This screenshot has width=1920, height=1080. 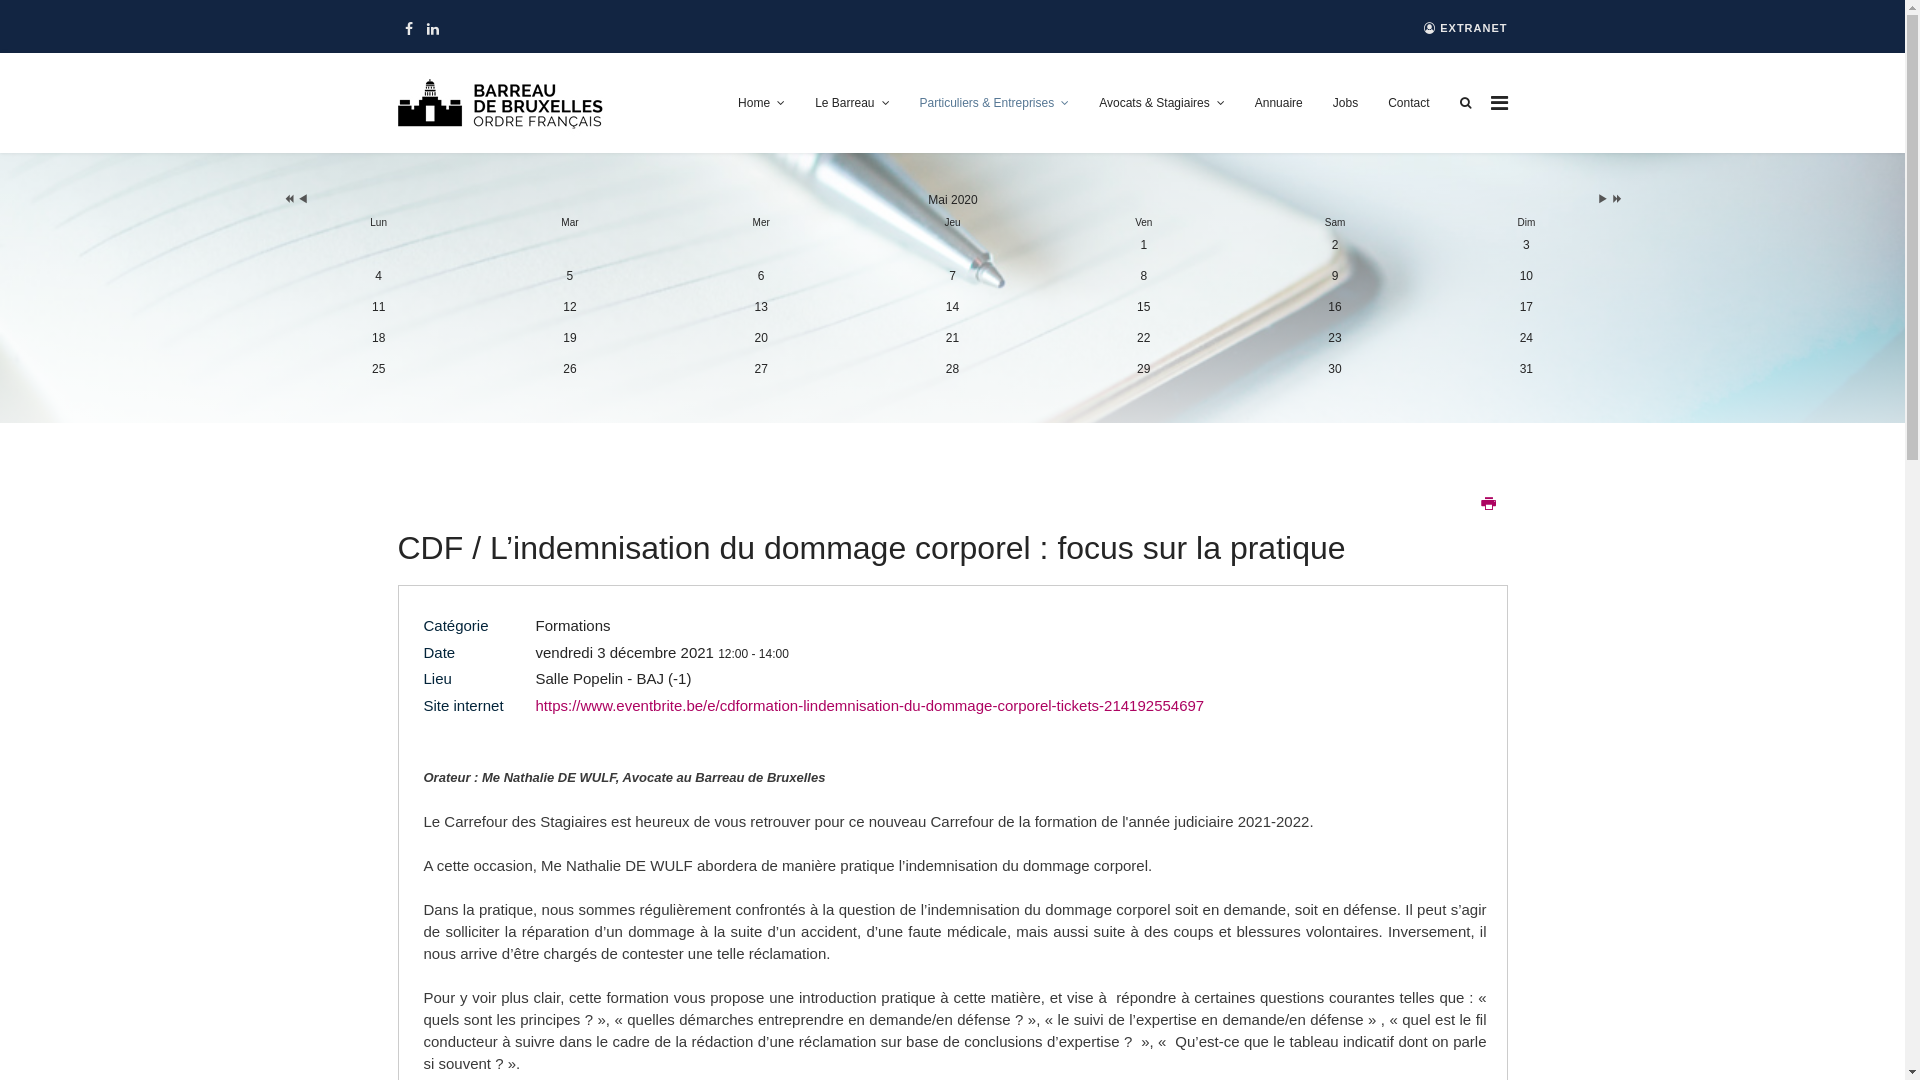 I want to click on 'Particuliers & Entreprises', so click(x=902, y=103).